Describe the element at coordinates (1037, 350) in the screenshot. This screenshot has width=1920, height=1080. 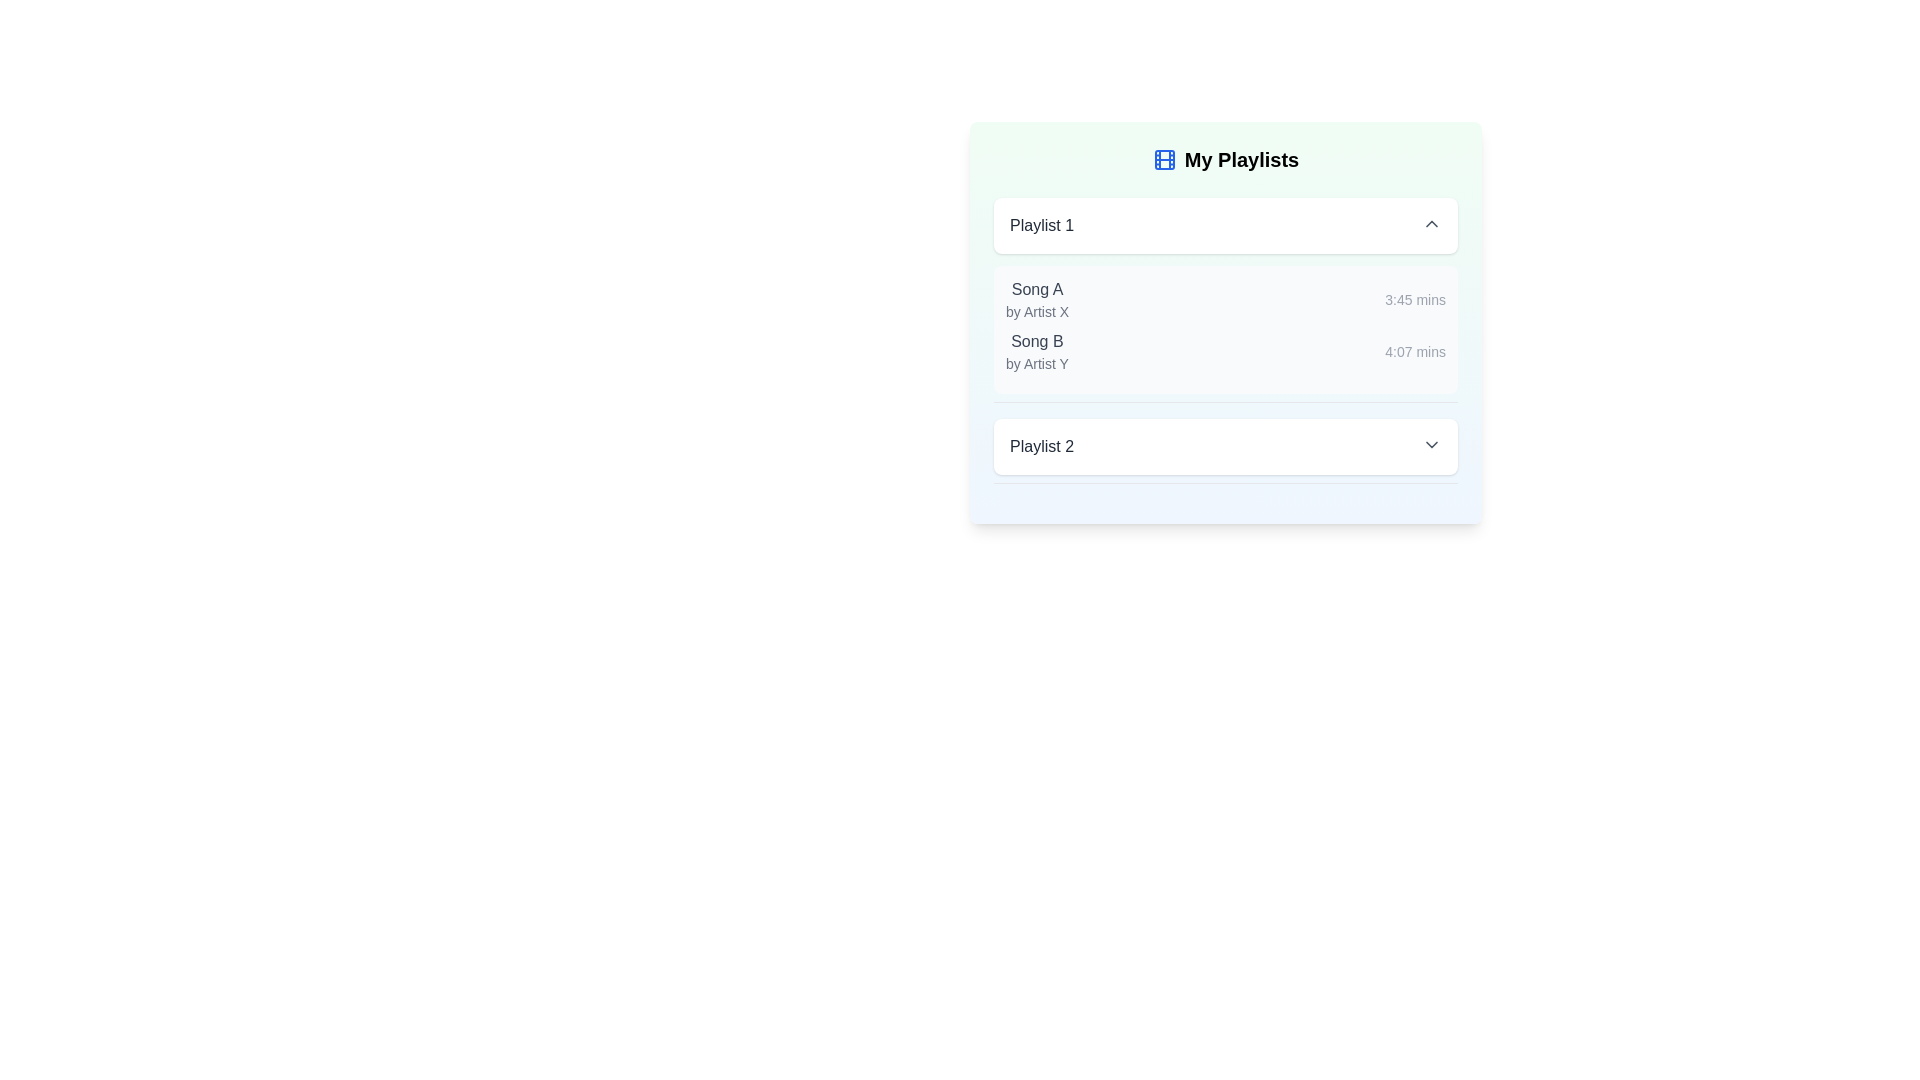
I see `the text group element displaying the song title 'Song B' and artist name 'by Artist Y', located within the 'Playlist 1' section` at that location.